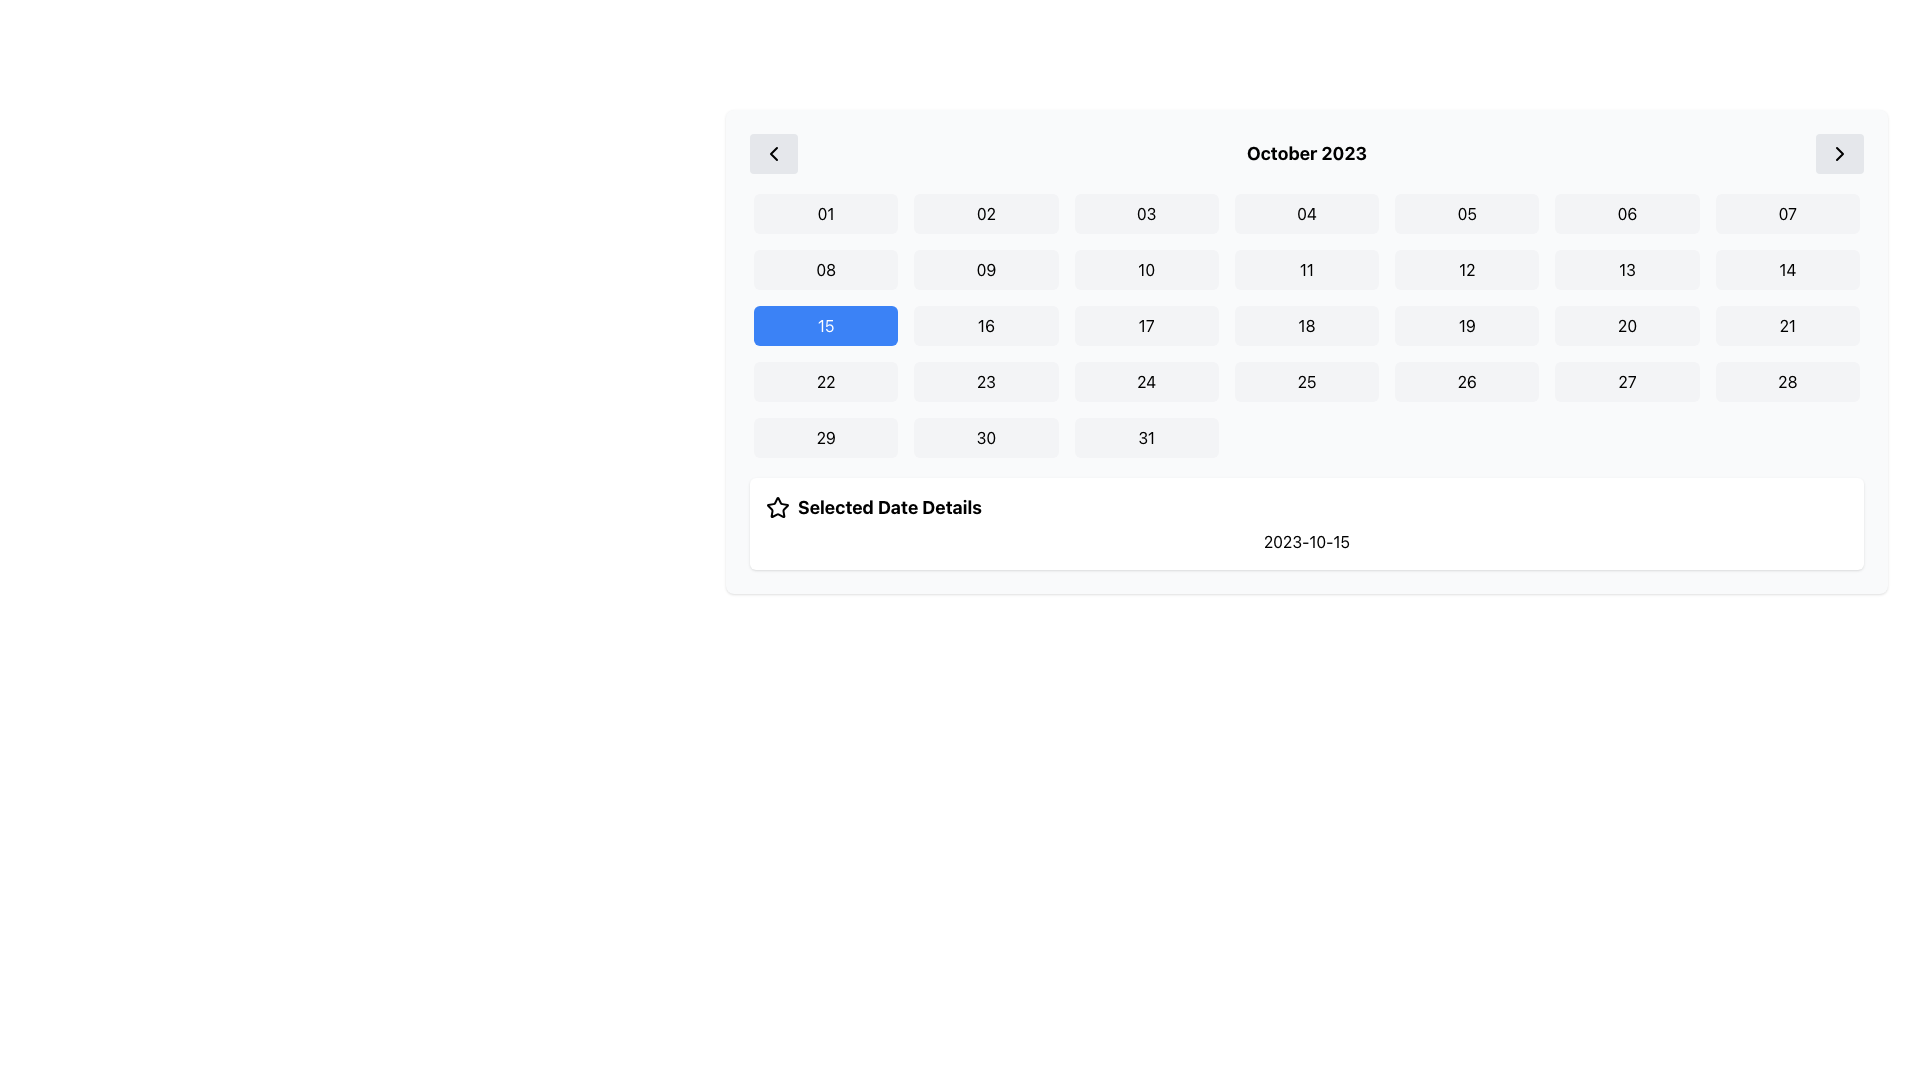  Describe the element at coordinates (986, 325) in the screenshot. I see `the button representing the date '16' in the calendar grid` at that location.